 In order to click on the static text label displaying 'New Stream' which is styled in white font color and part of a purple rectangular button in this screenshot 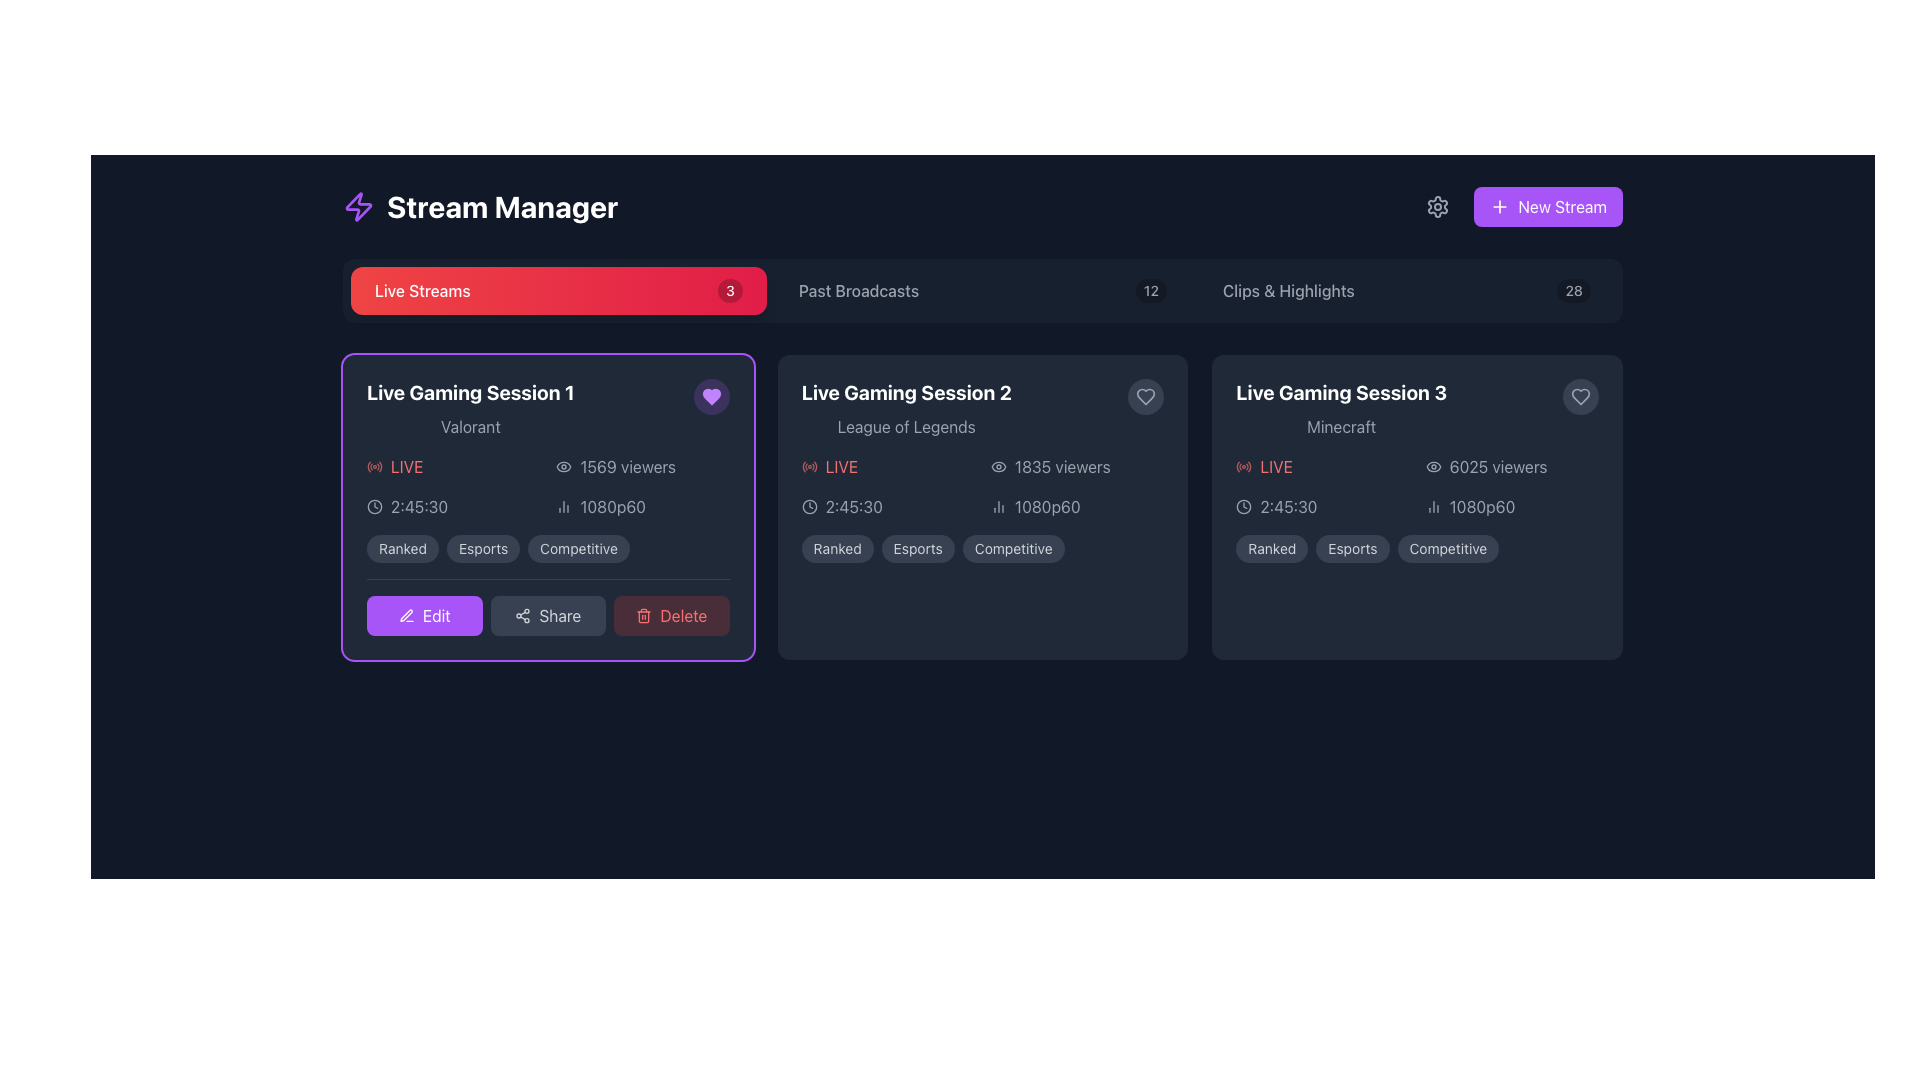, I will do `click(1561, 207)`.